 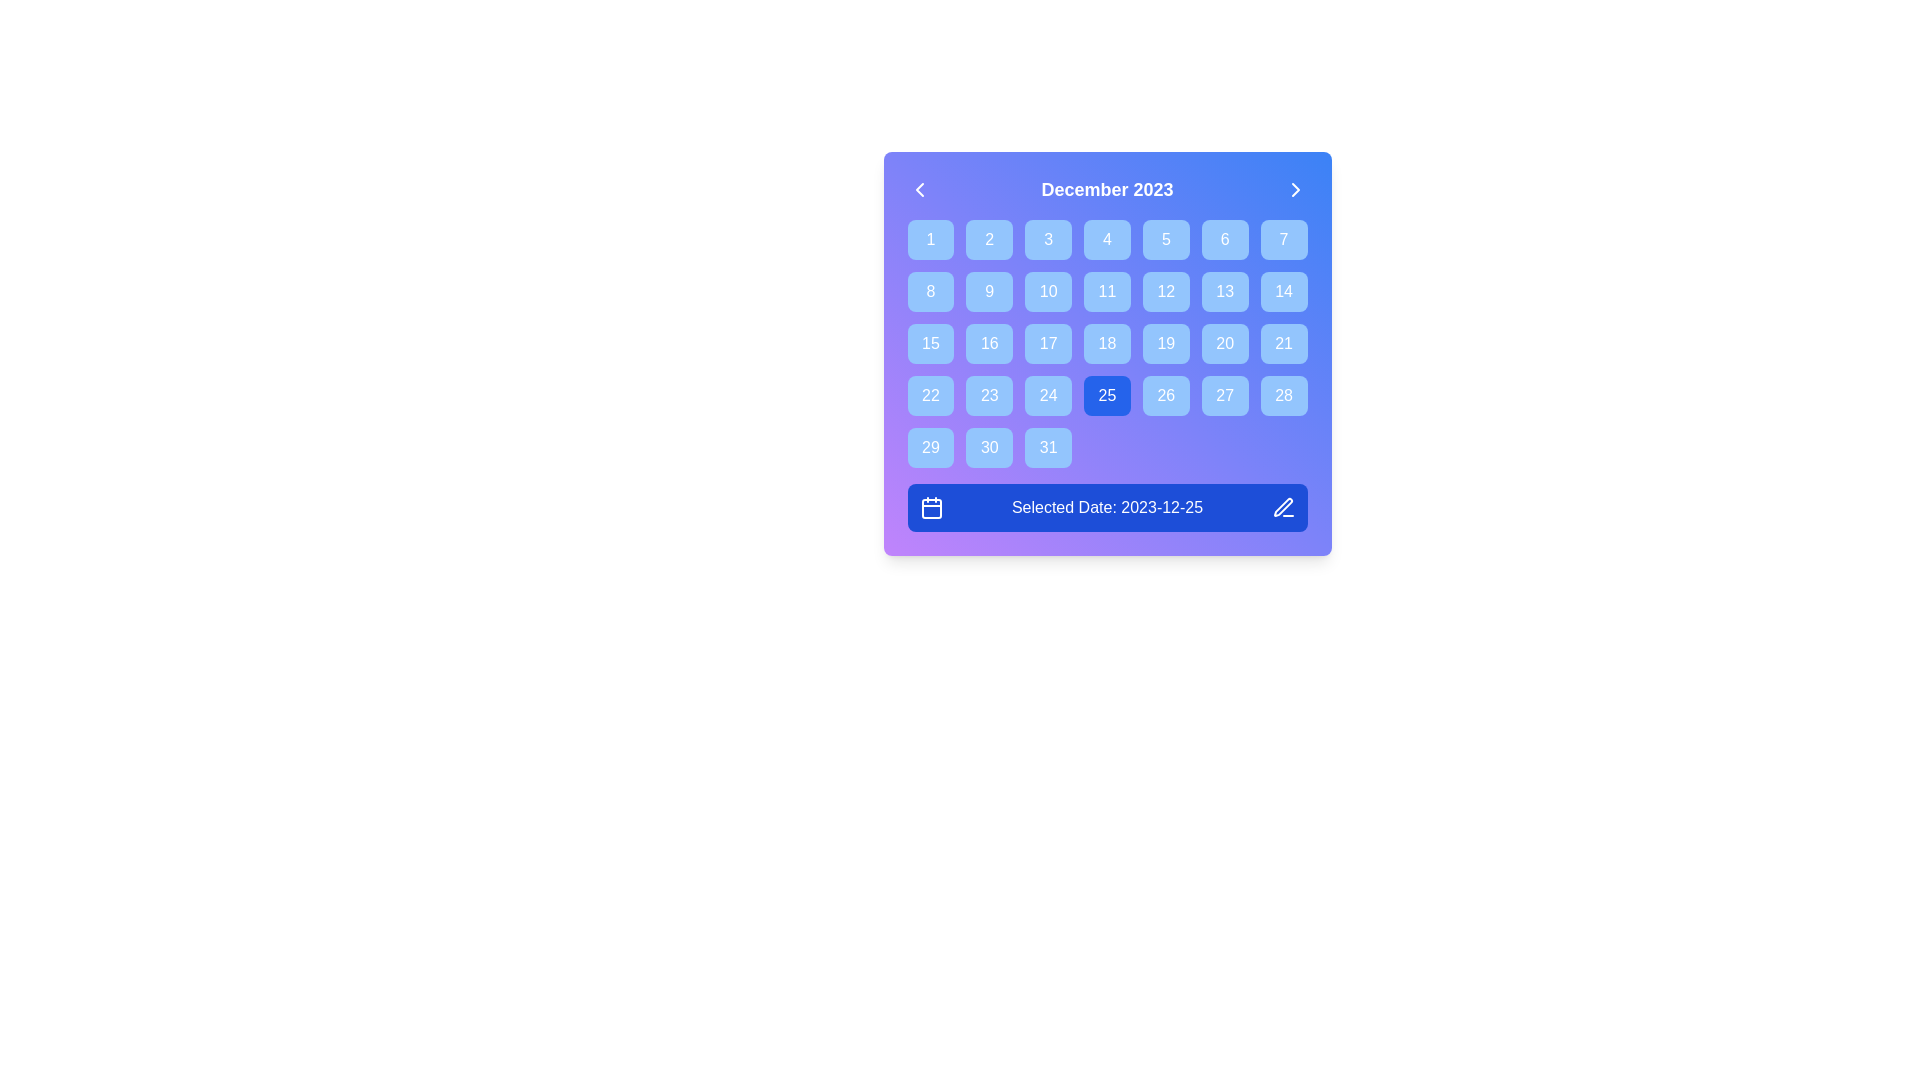 I want to click on the Day cell representing the 22nd day of the current month in the calendar grid, so click(x=930, y=396).